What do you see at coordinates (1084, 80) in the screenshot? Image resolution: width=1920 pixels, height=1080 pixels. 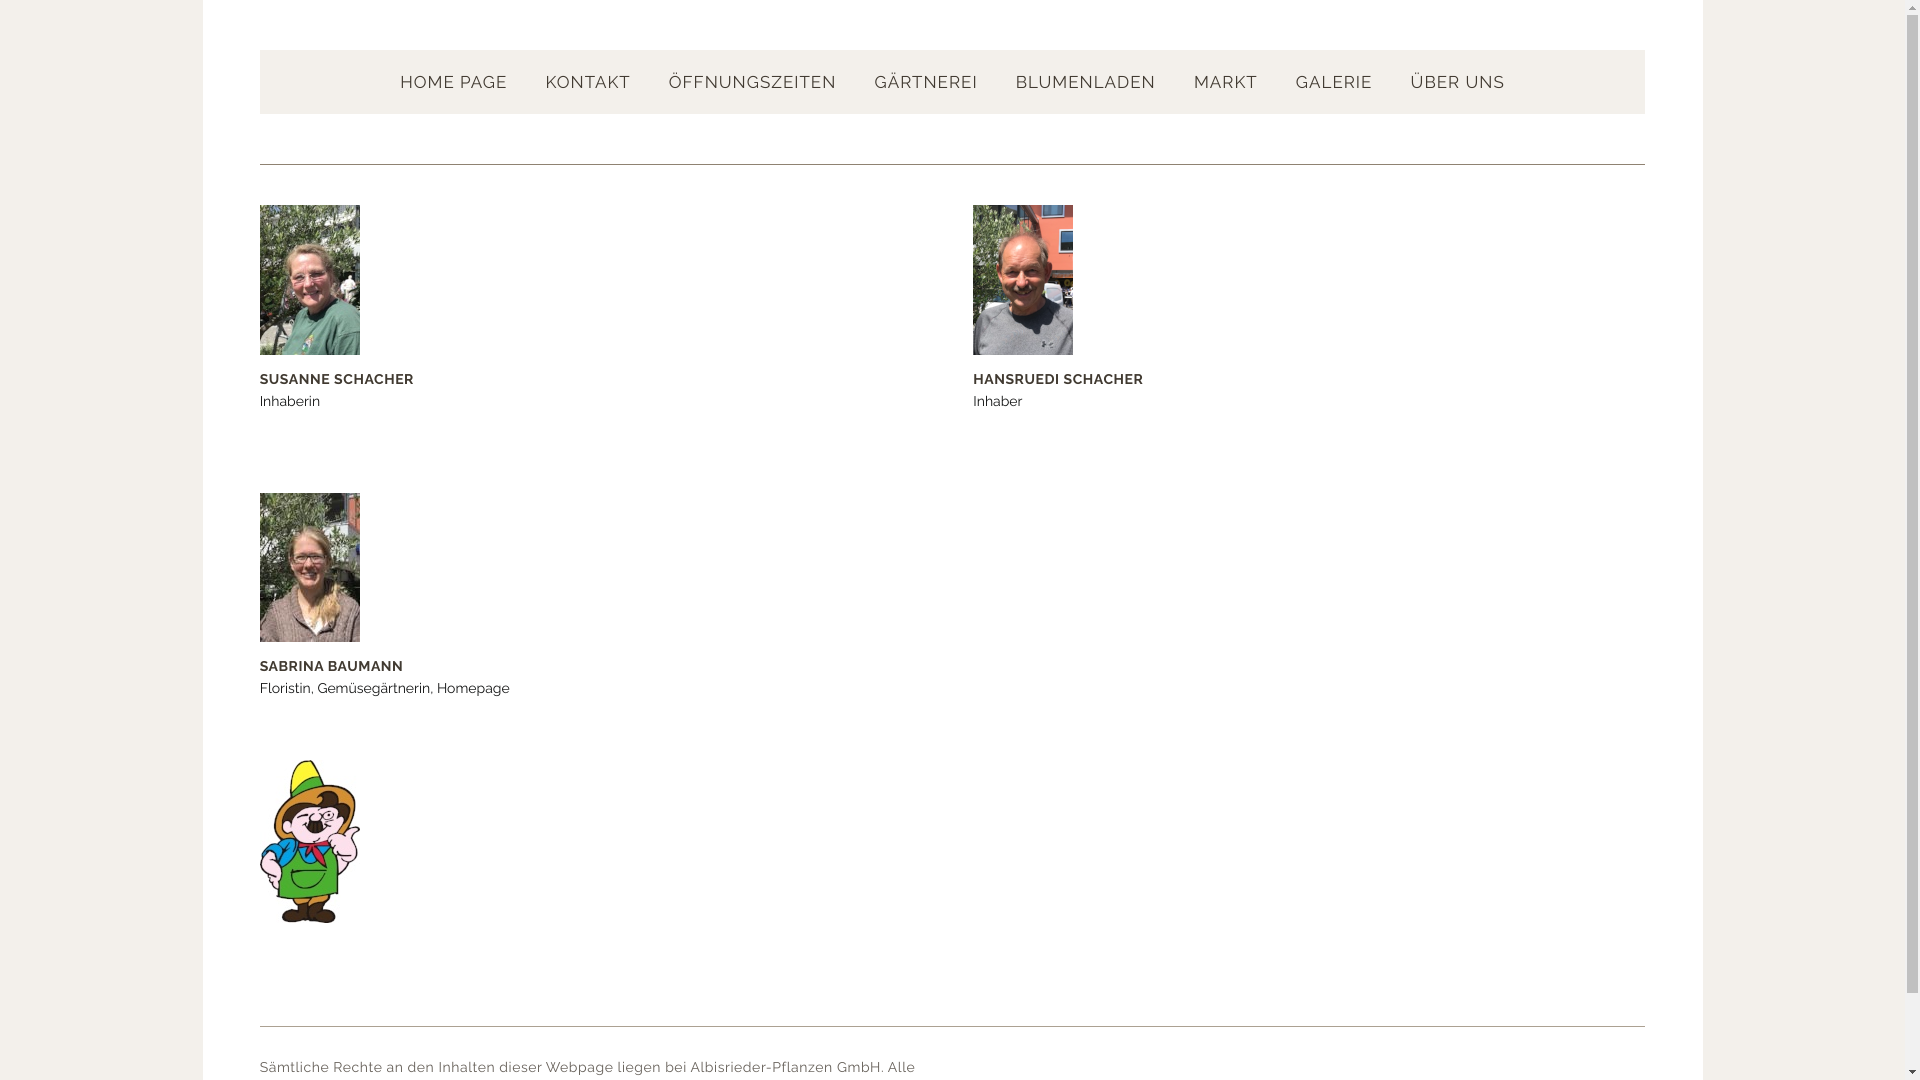 I see `'BLUMENLADEN'` at bounding box center [1084, 80].